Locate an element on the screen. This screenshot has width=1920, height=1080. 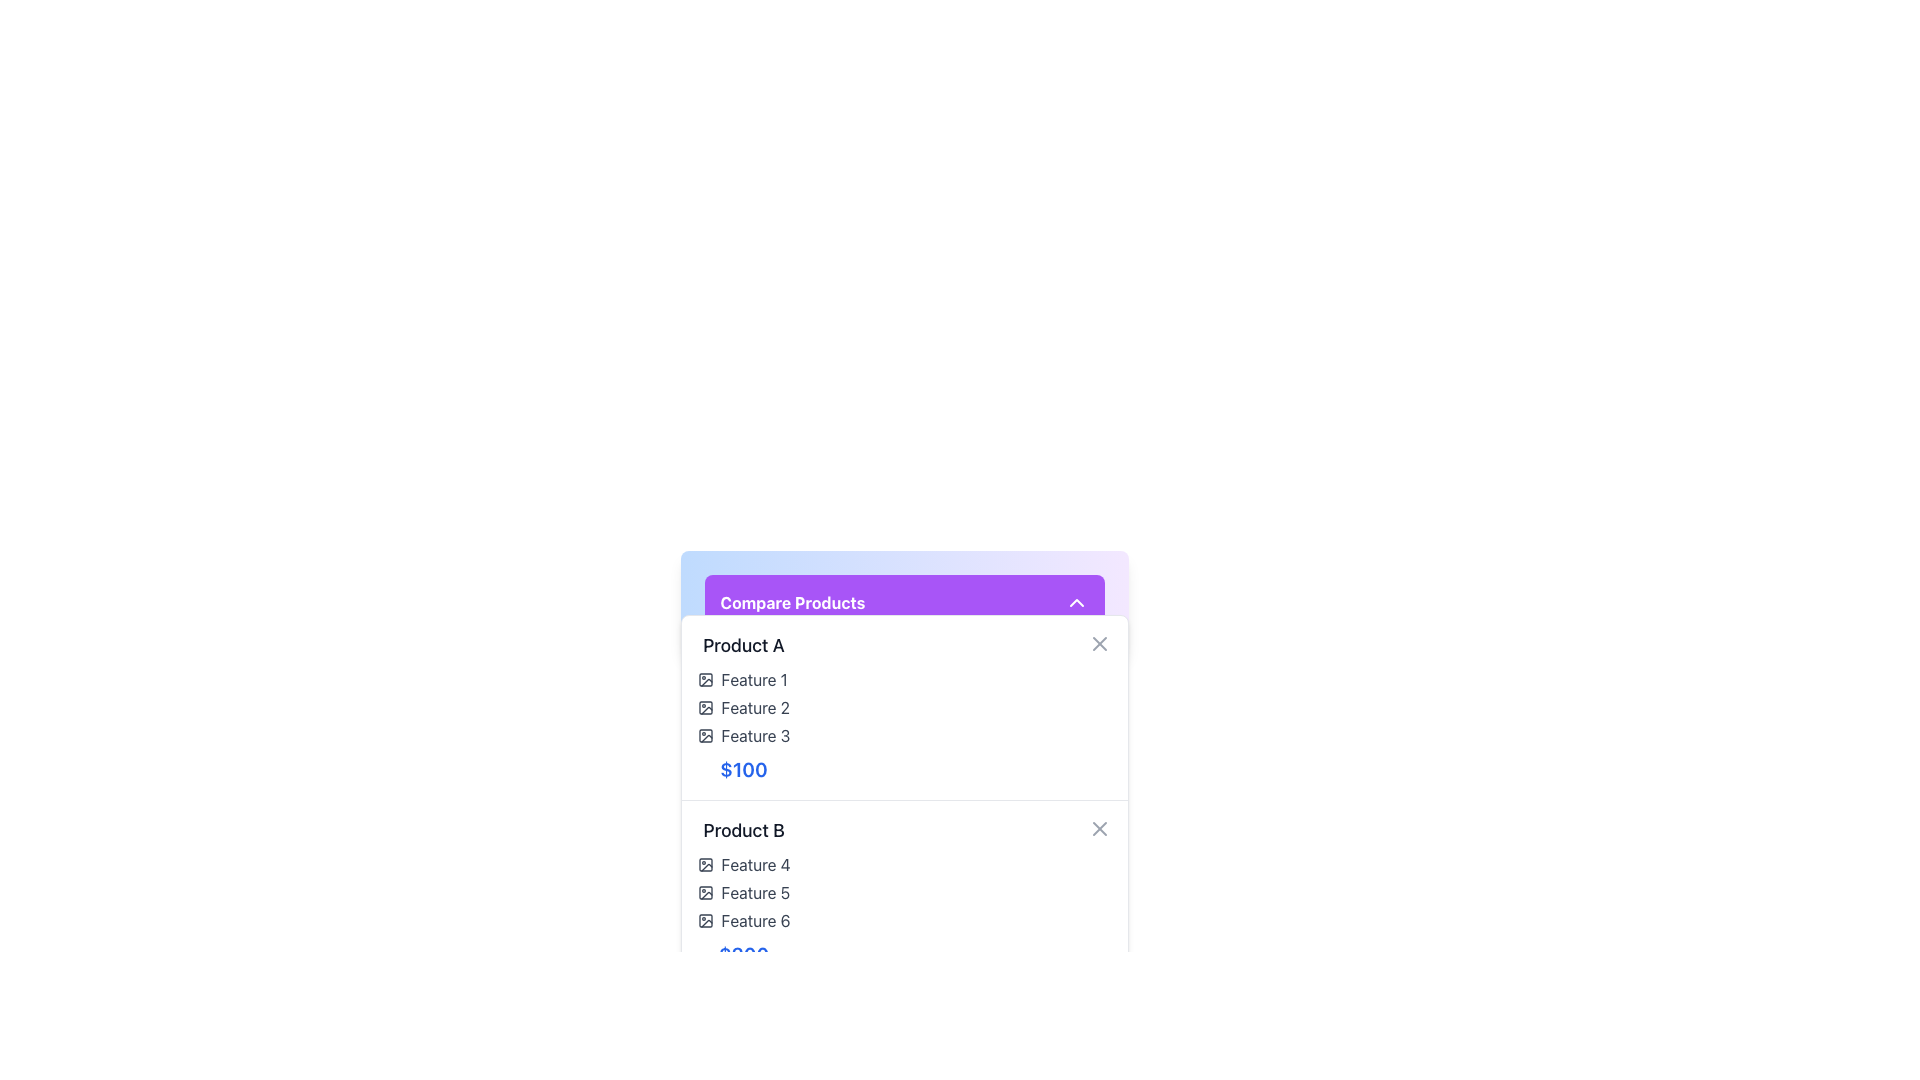
the icon representing a preview related to 'Feature 2' under the 'Product A' section in the 'Compare Products' interface is located at coordinates (705, 707).